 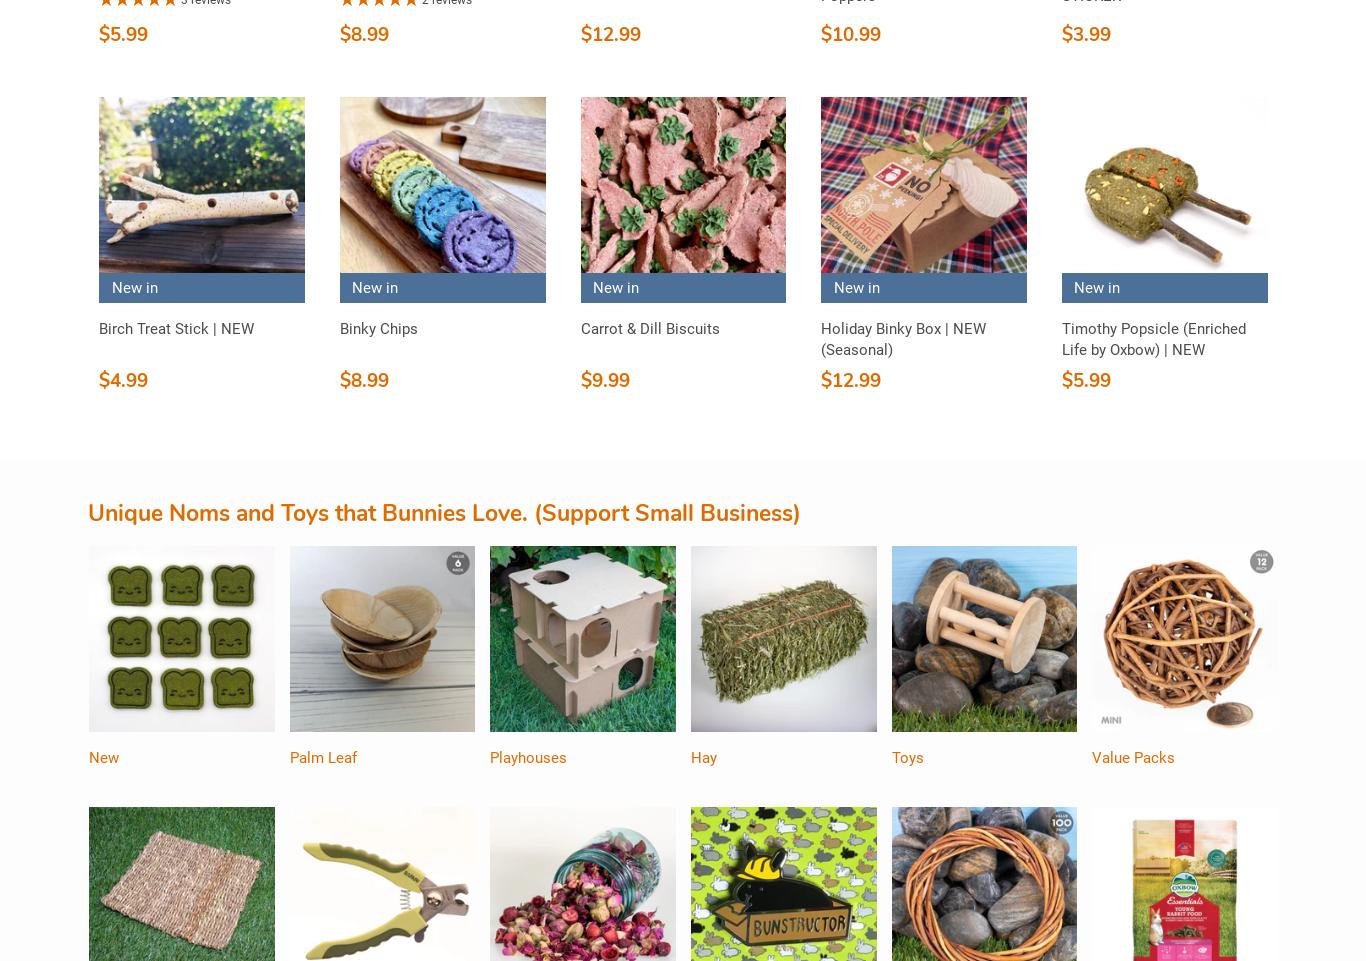 What do you see at coordinates (103, 757) in the screenshot?
I see `'New'` at bounding box center [103, 757].